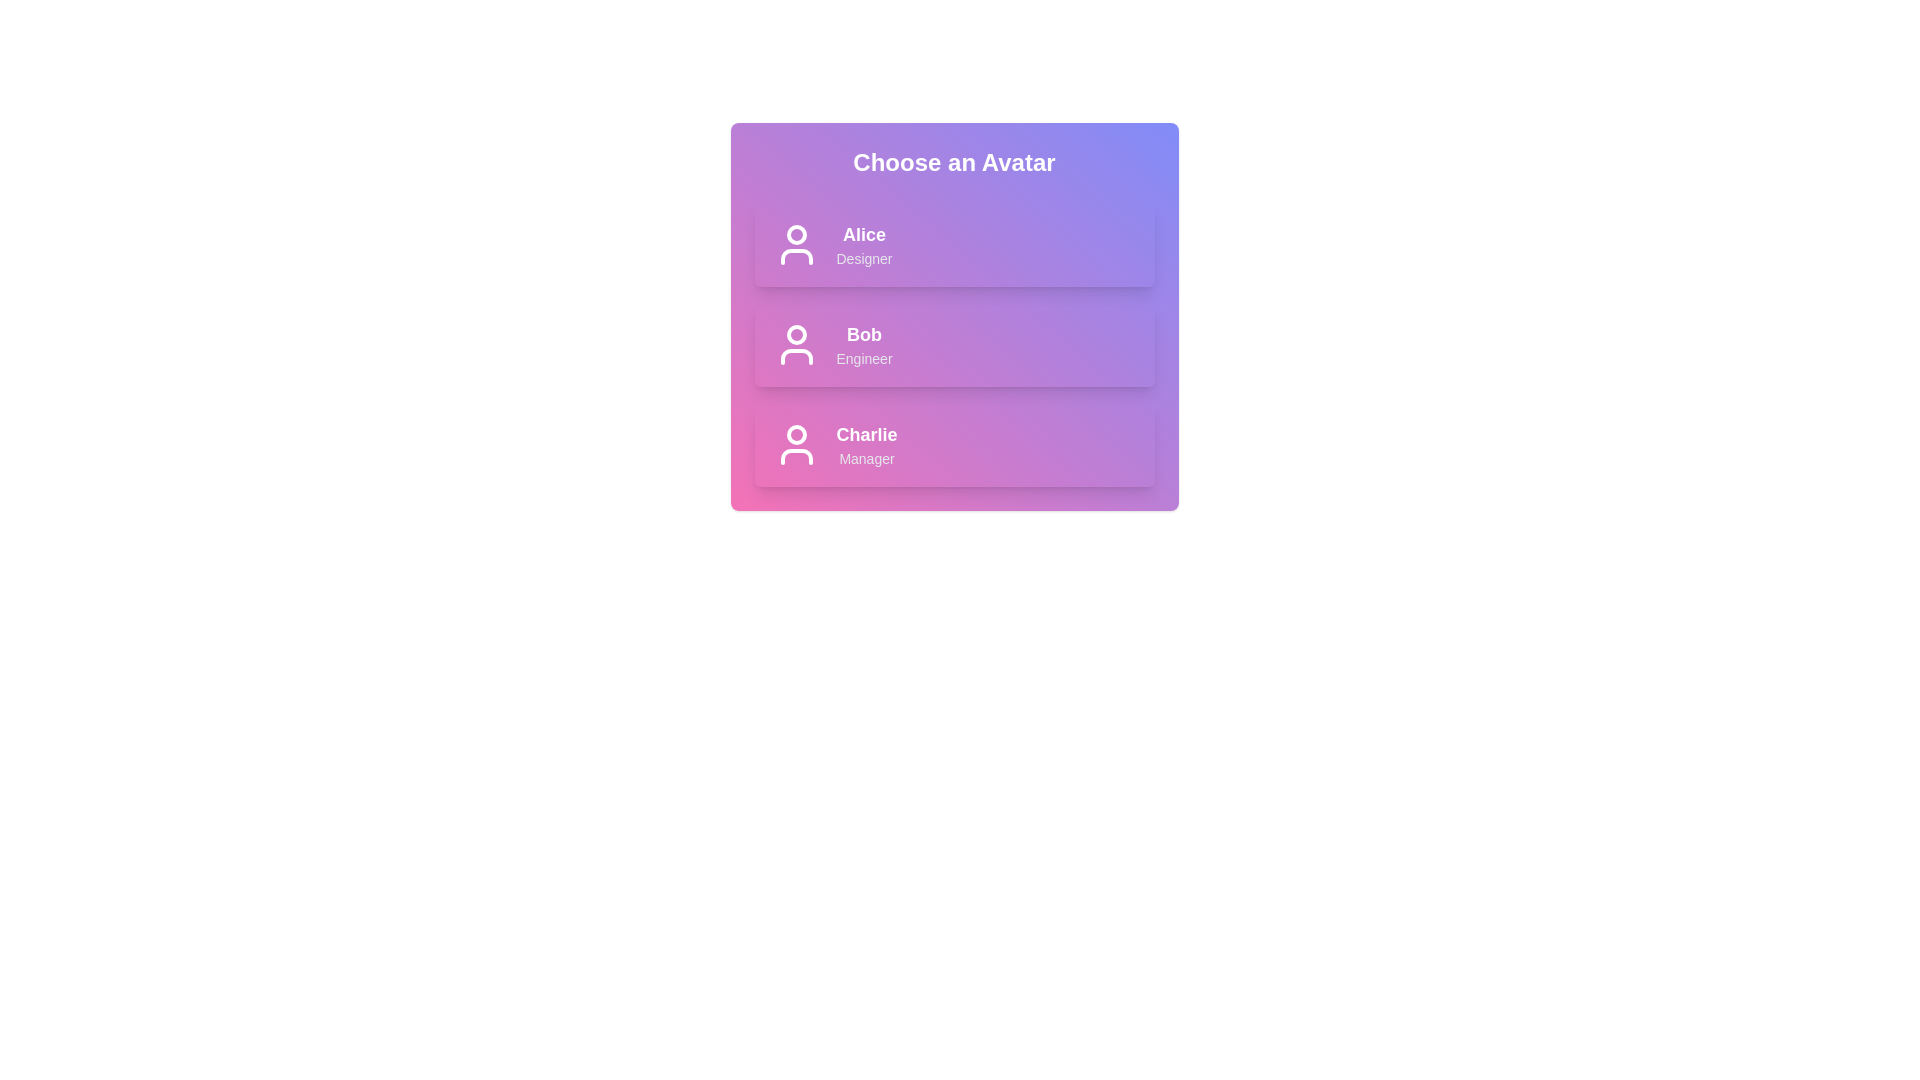 The width and height of the screenshot is (1920, 1080). Describe the element at coordinates (953, 343) in the screenshot. I see `the Clickable List Item representing 'Bob, Engineer', which is the second option in the list of three` at that location.